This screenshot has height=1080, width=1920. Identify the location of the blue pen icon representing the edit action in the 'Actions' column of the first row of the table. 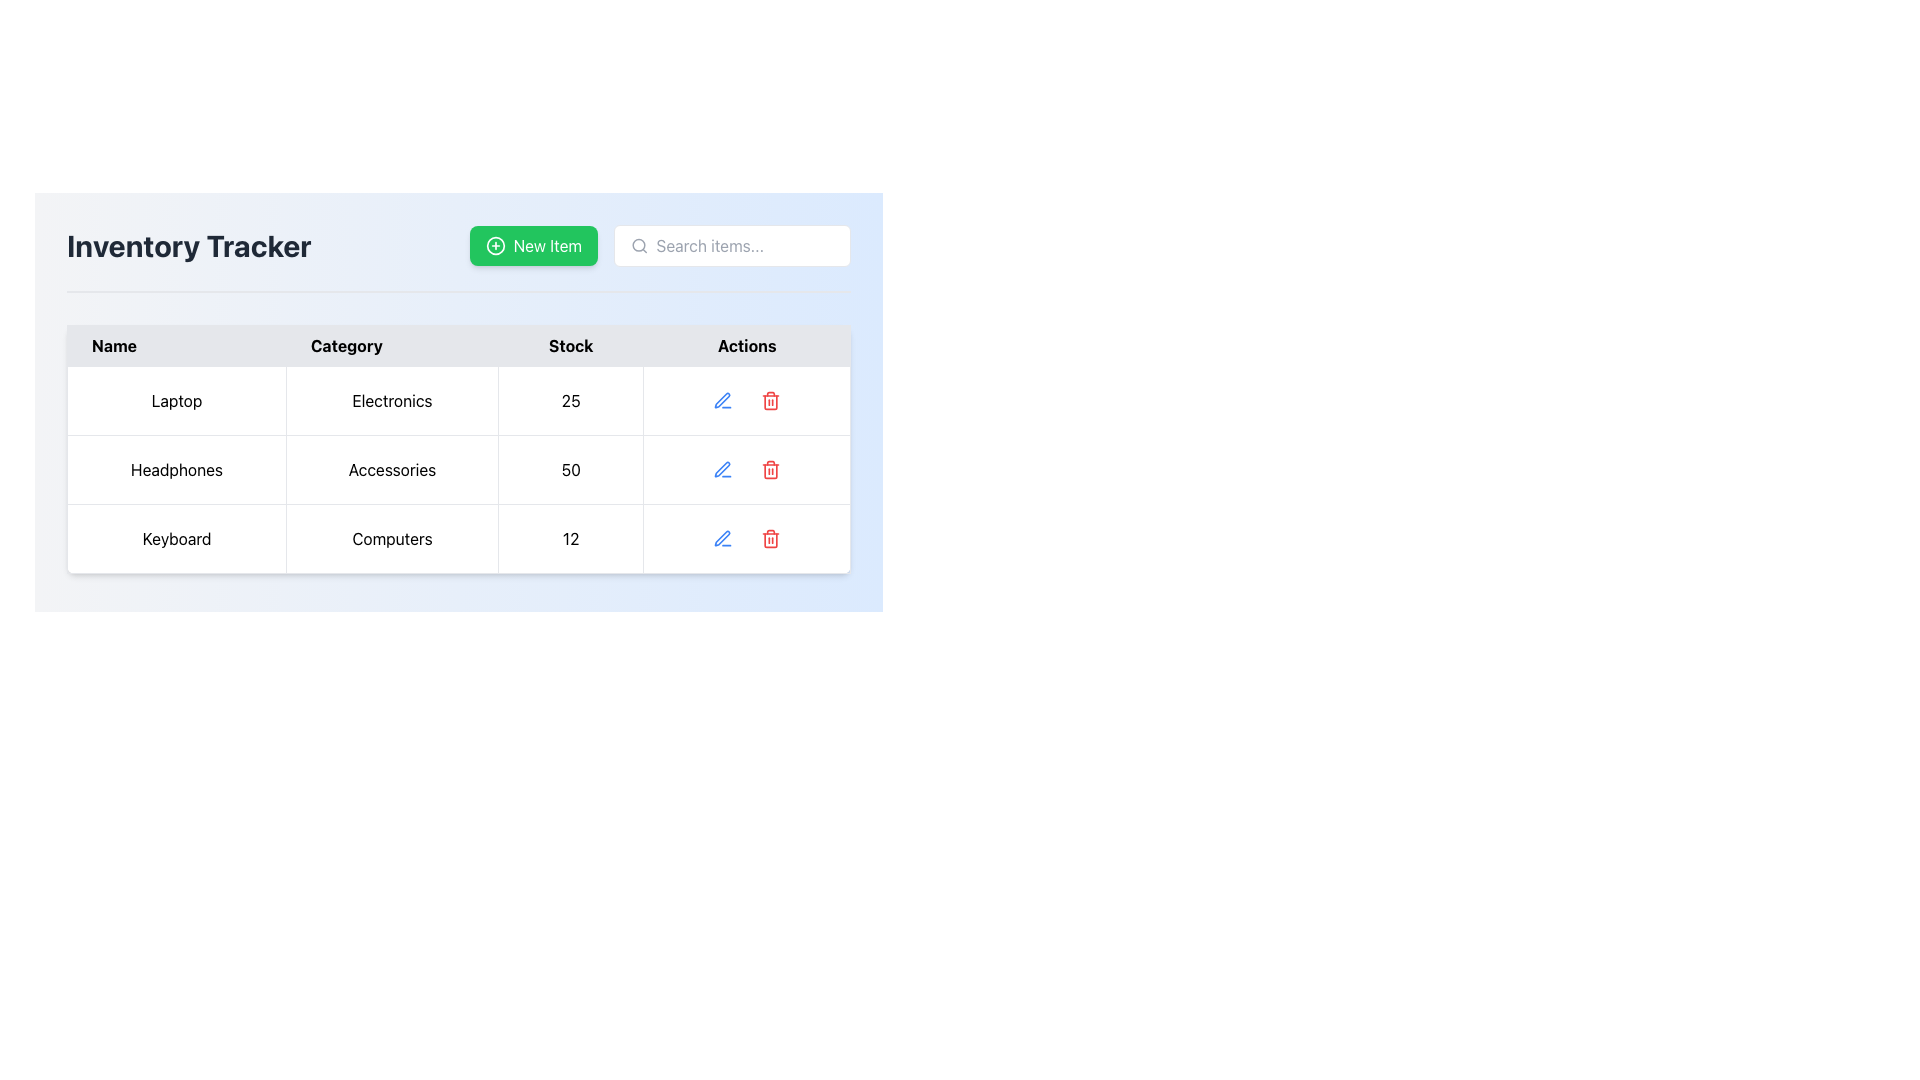
(722, 401).